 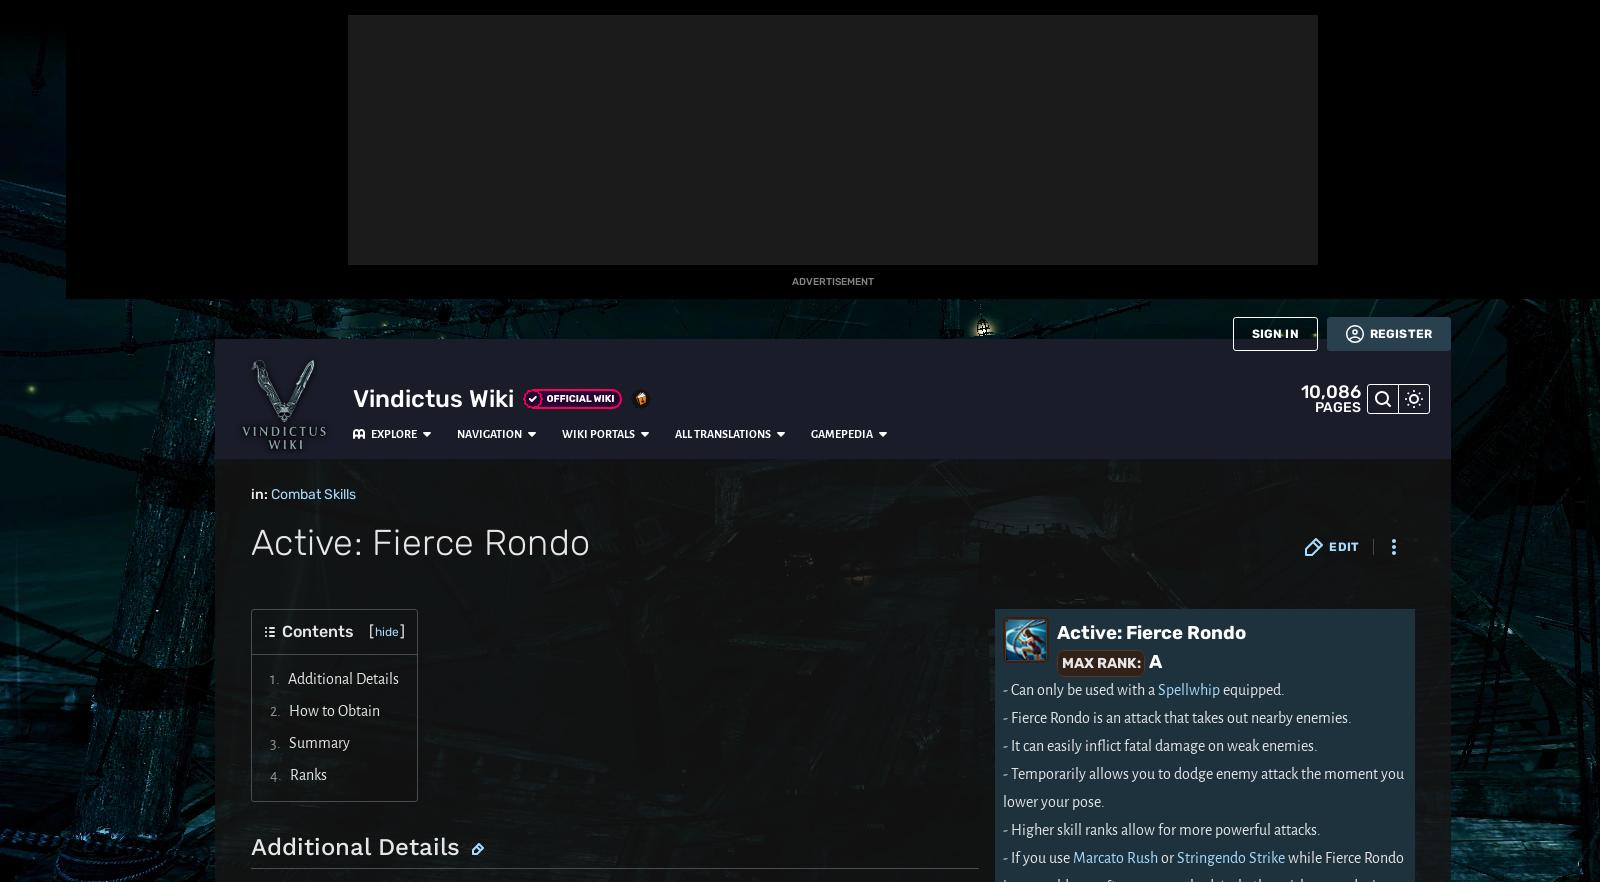 What do you see at coordinates (31, 644) in the screenshot?
I see `'Wikis'` at bounding box center [31, 644].